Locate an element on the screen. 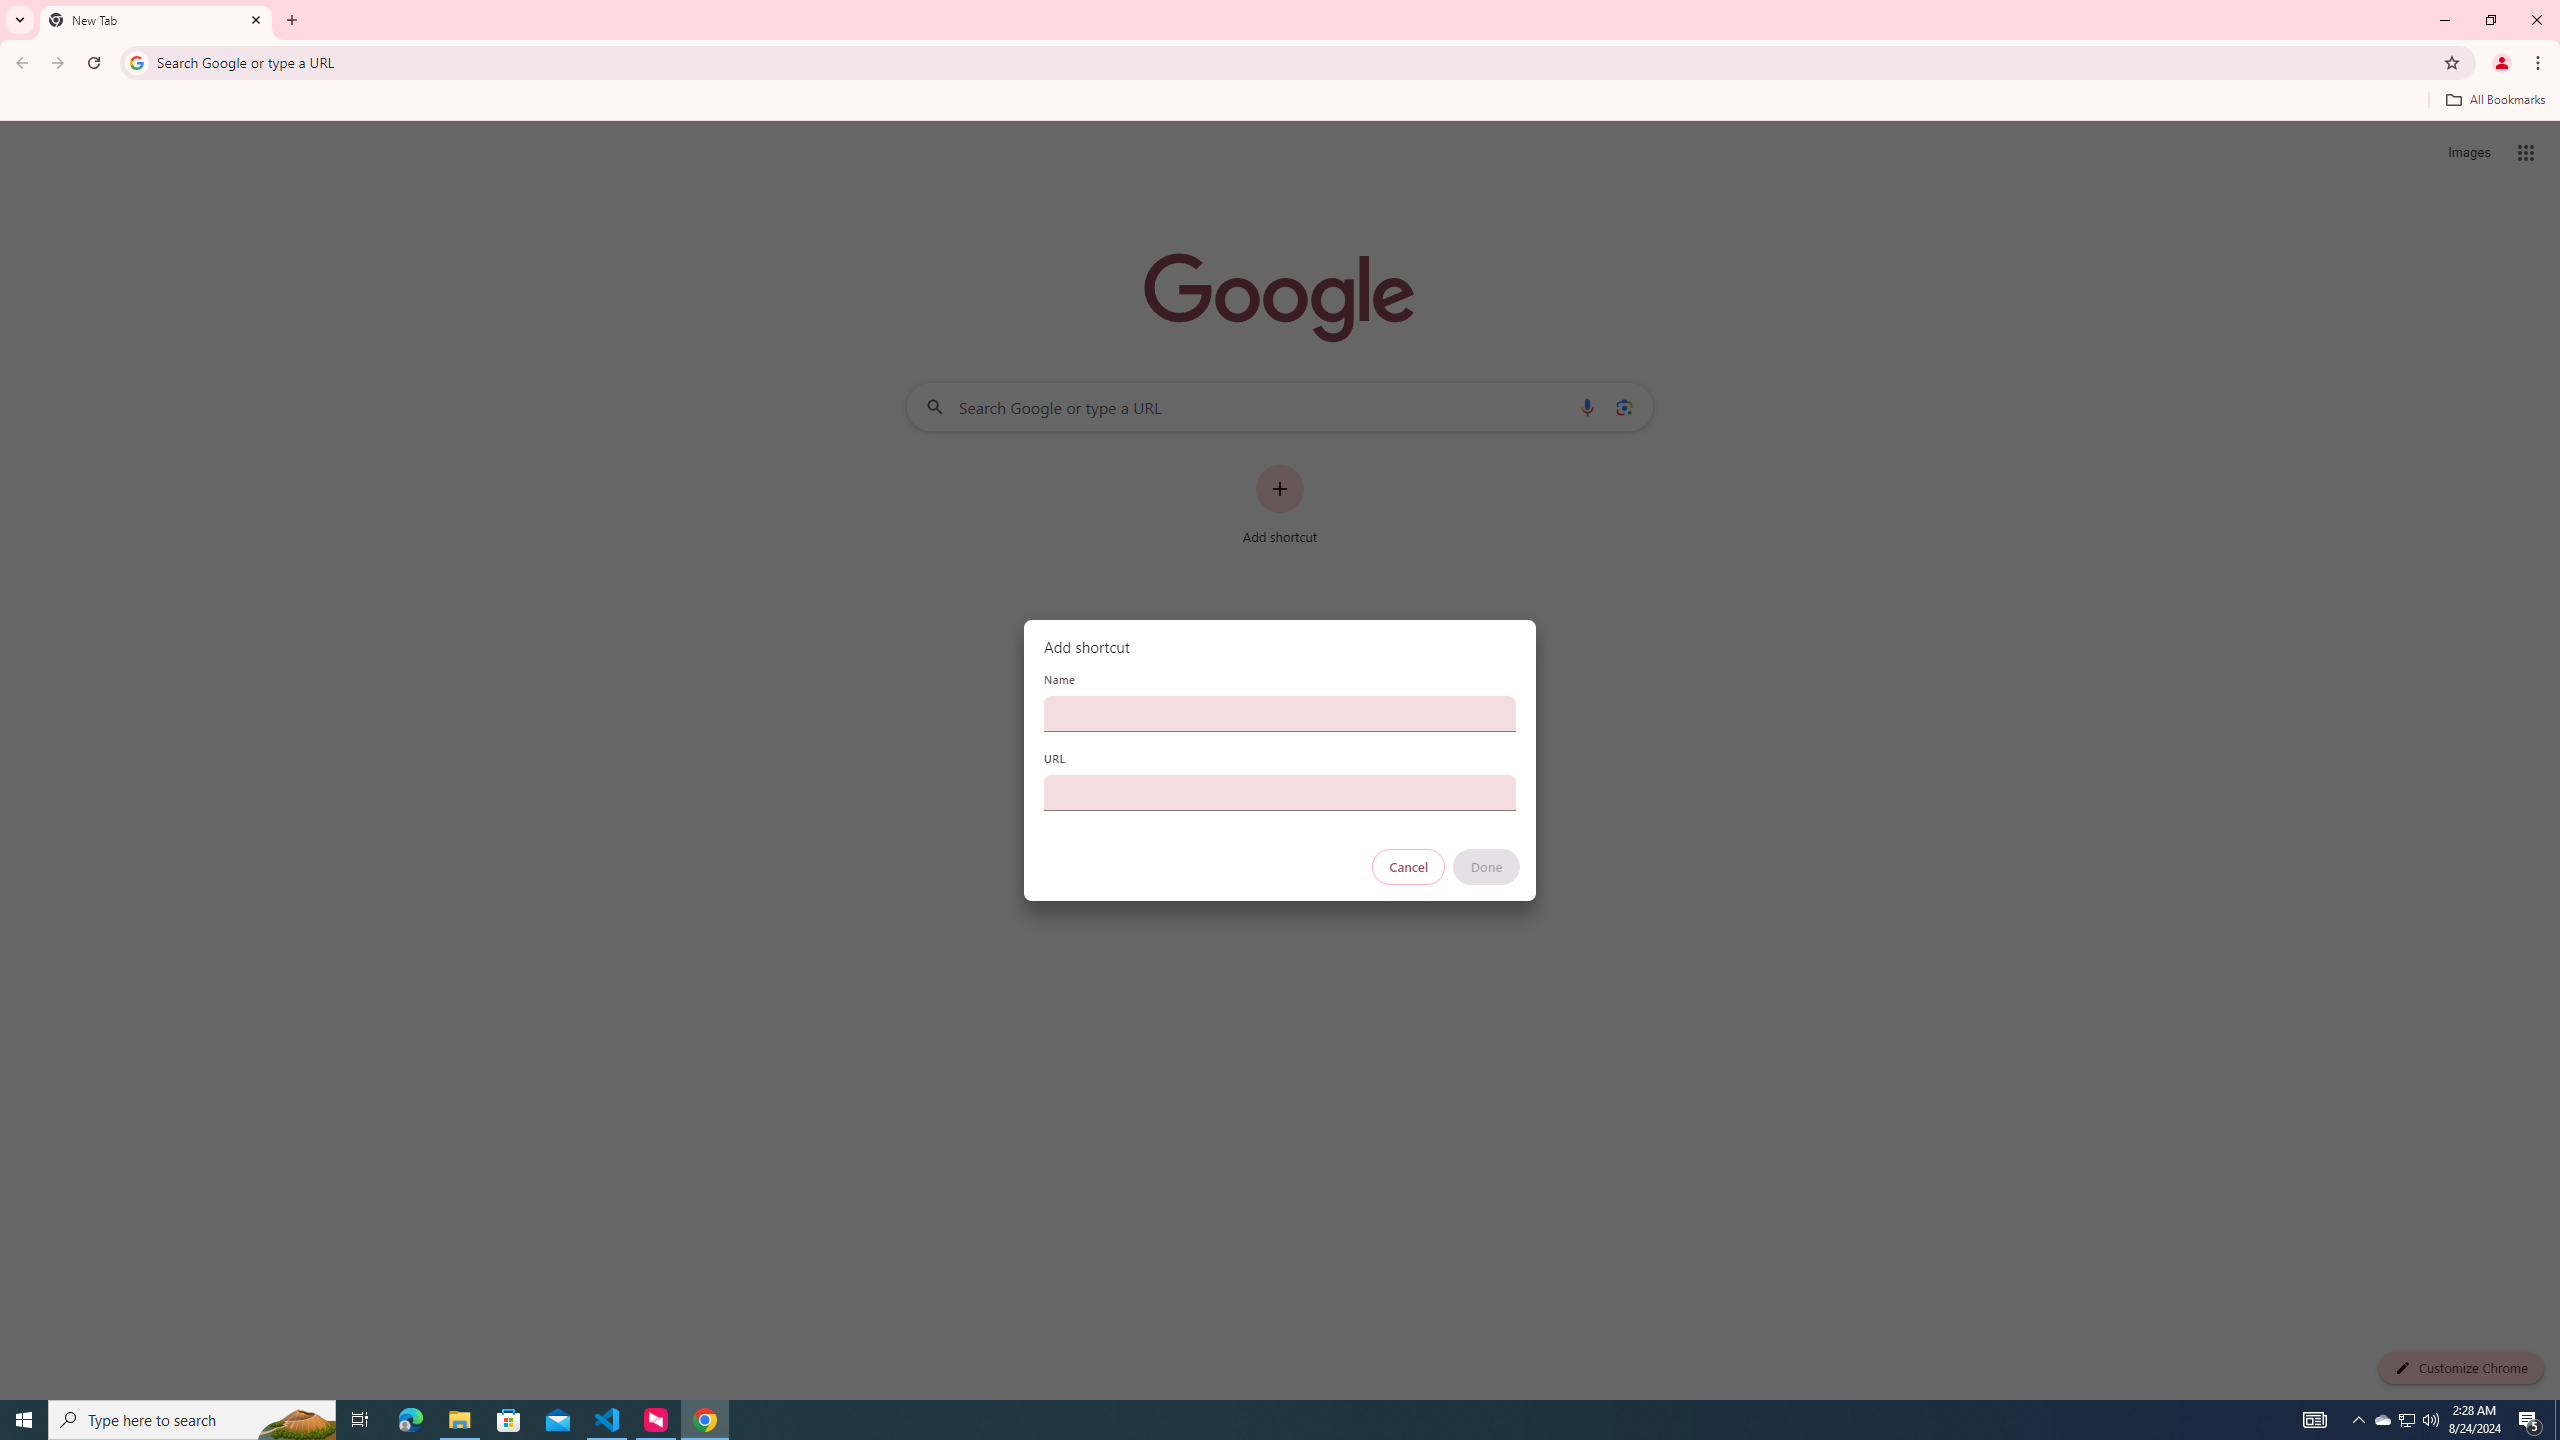  'New Tab' is located at coordinates (155, 19).